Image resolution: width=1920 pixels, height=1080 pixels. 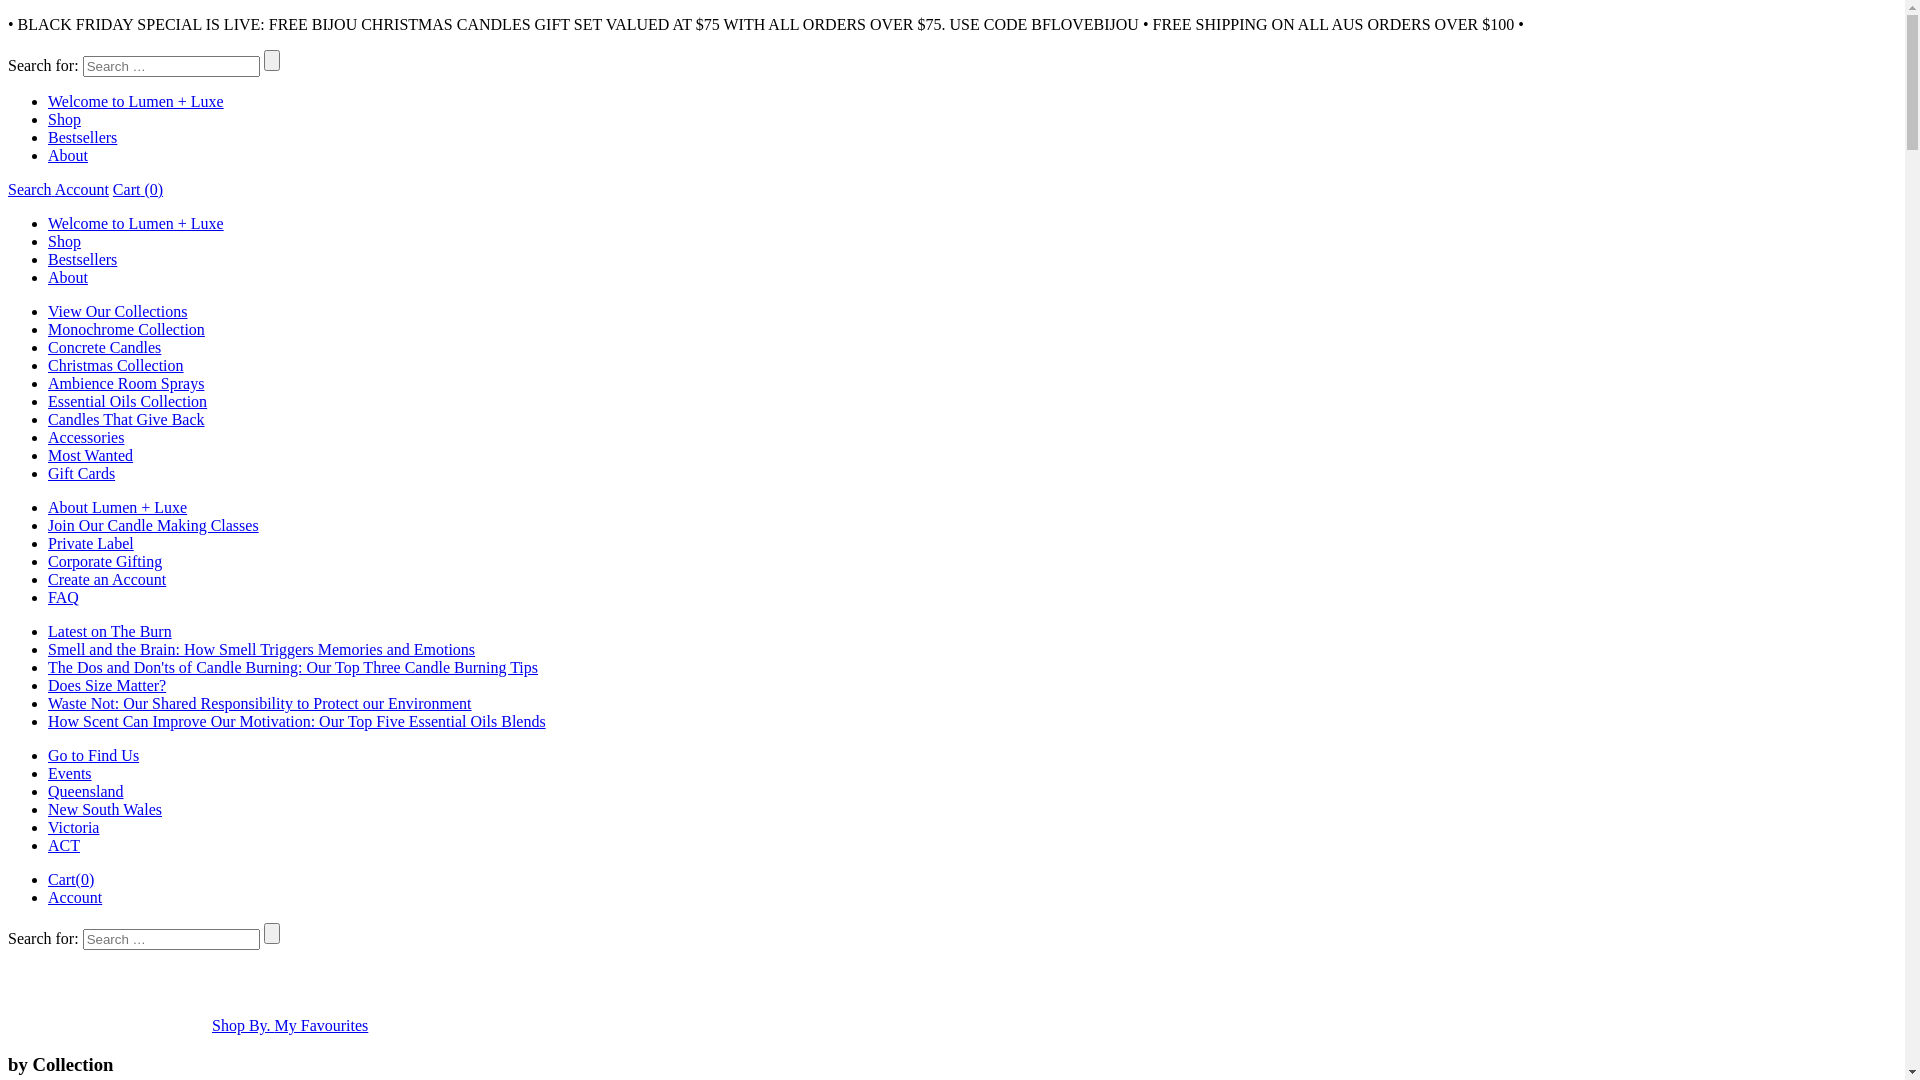 I want to click on 'Shop', so click(x=64, y=240).